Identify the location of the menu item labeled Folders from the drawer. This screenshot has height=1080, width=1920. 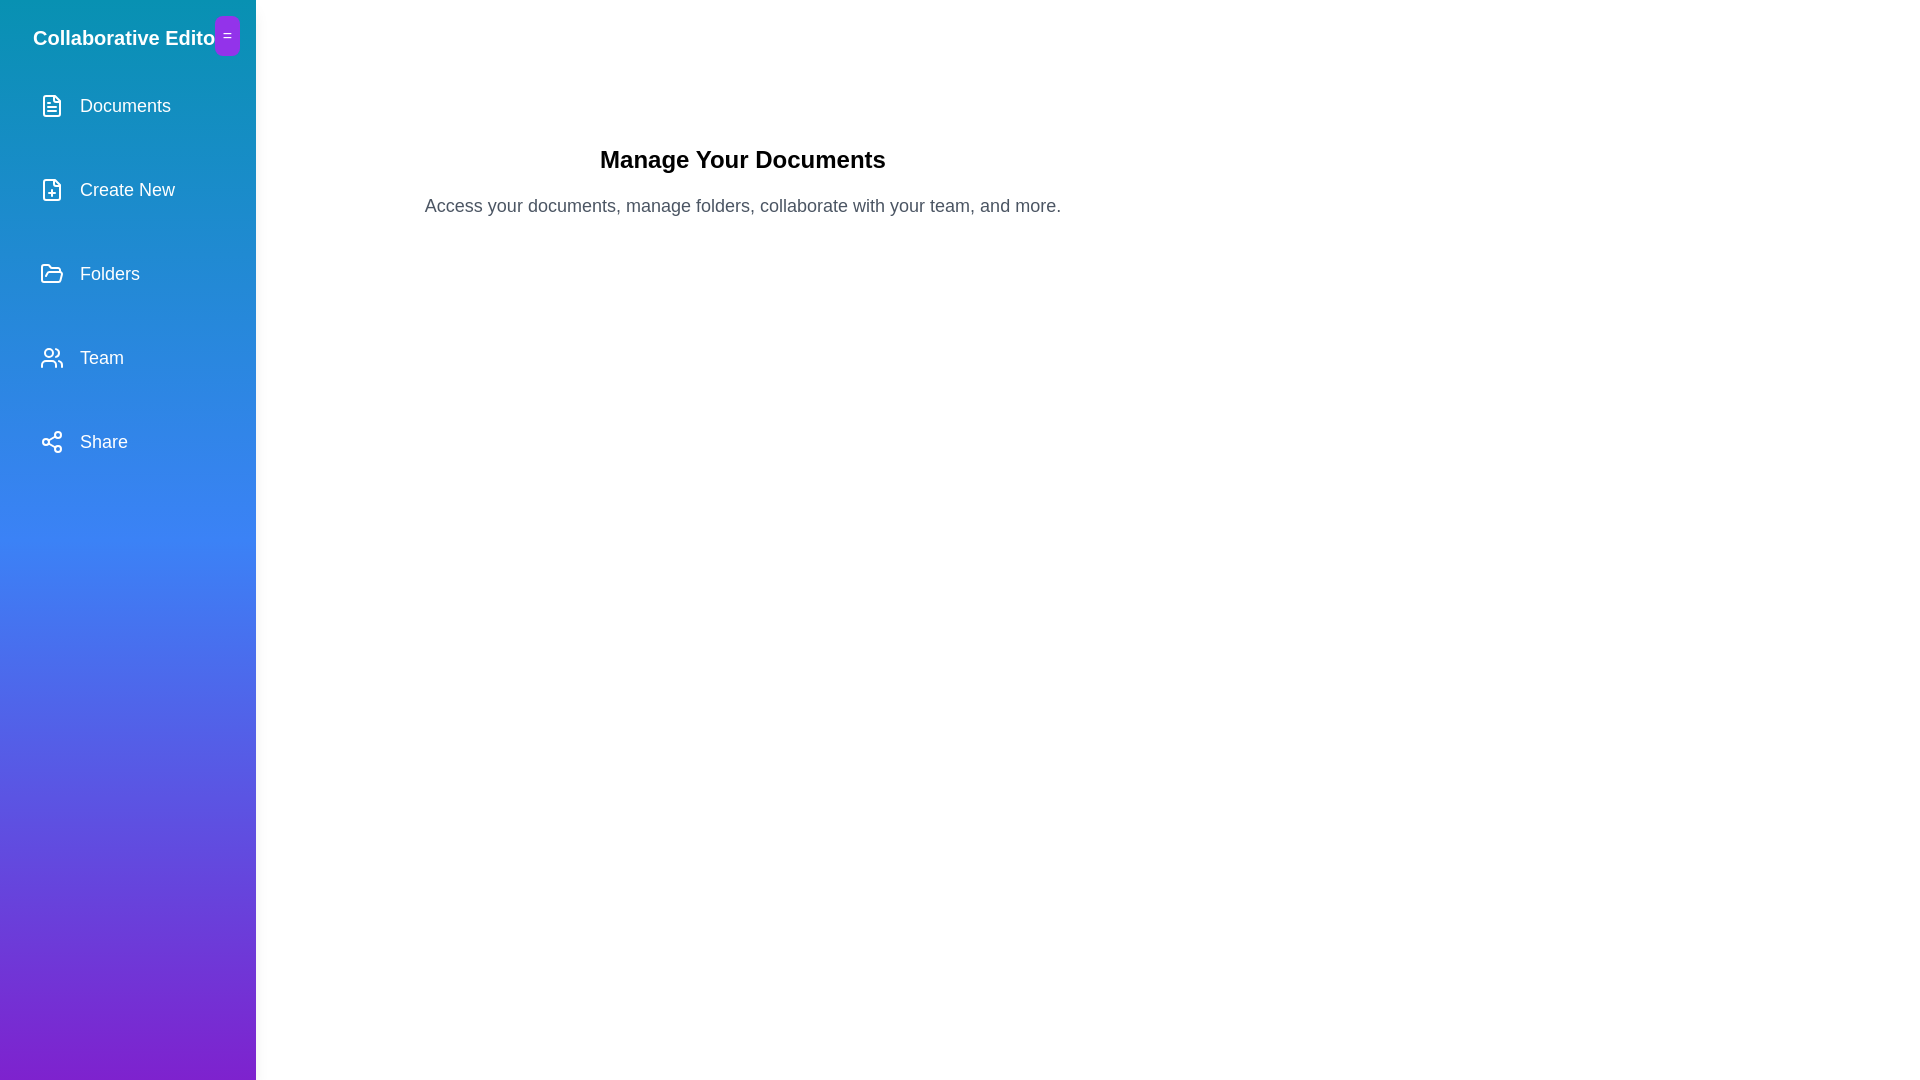
(127, 273).